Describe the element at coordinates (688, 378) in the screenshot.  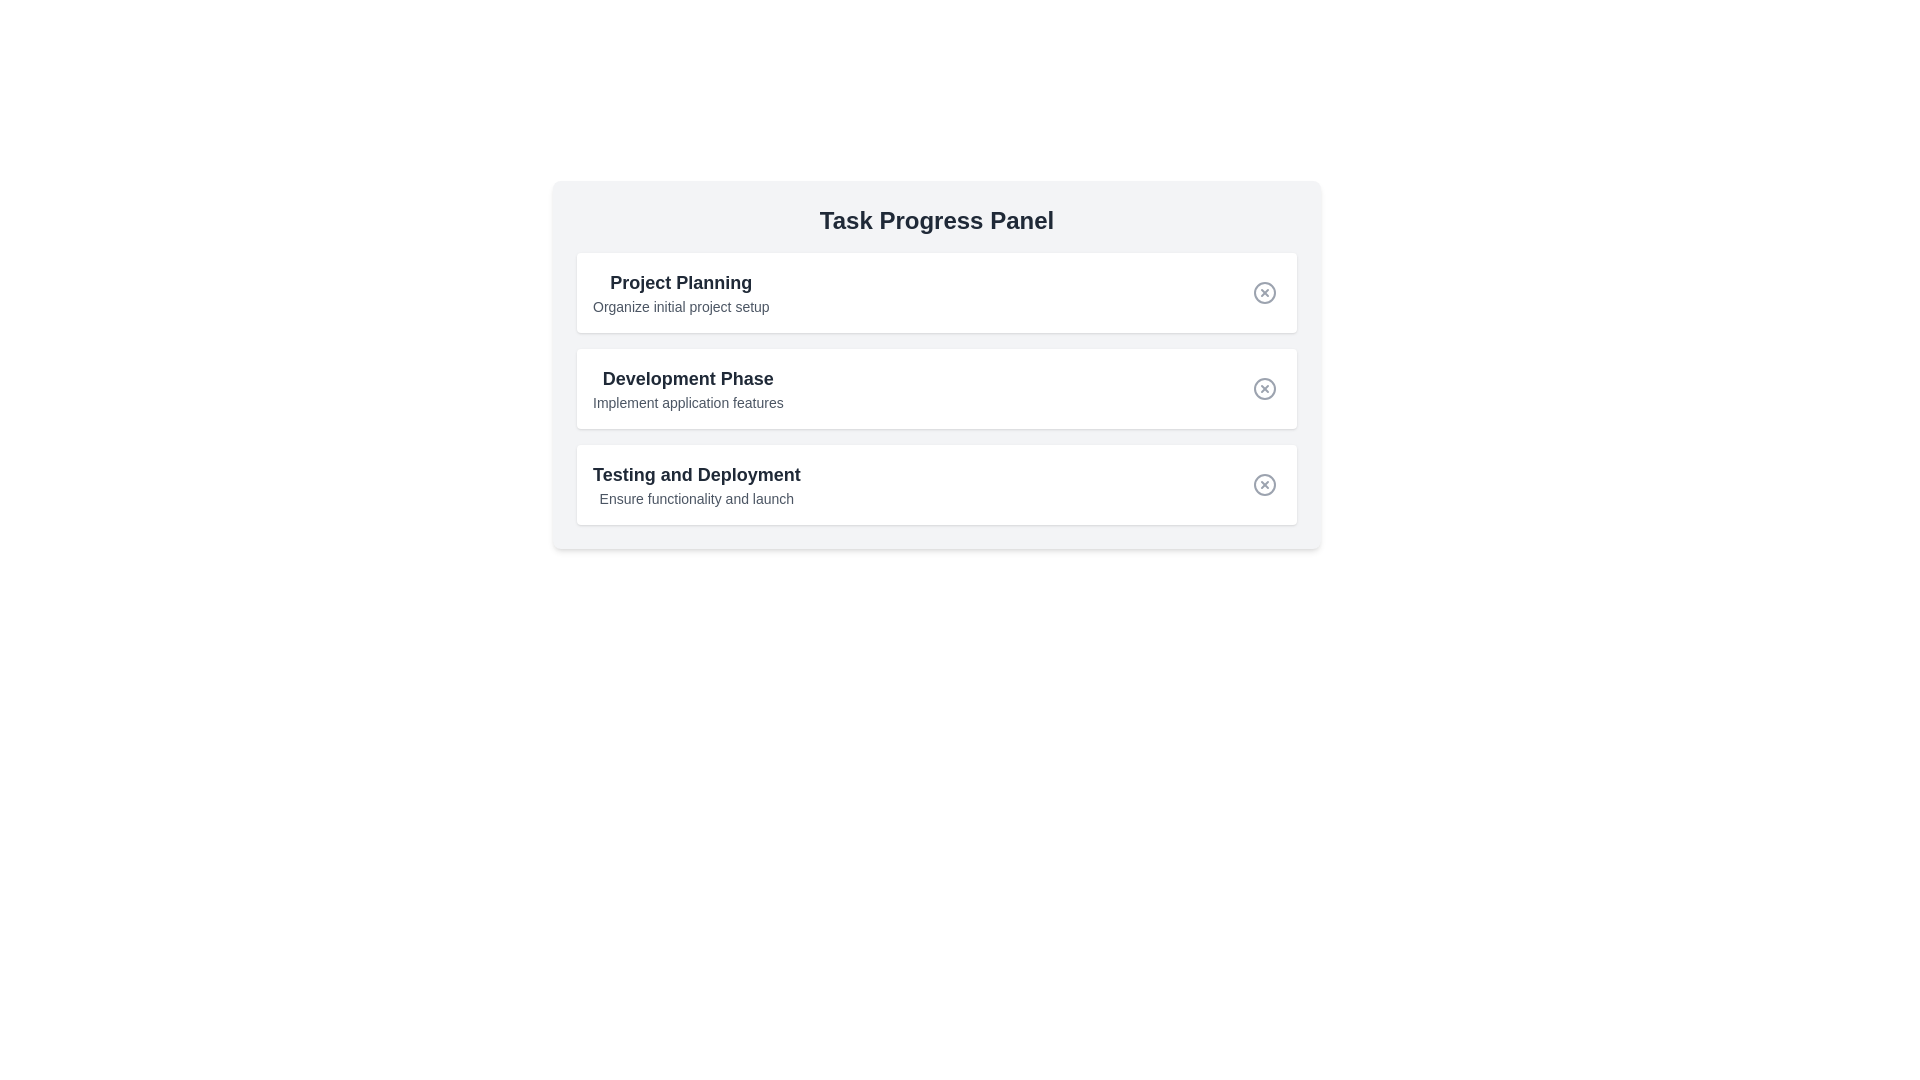
I see `the Text label that serves as the header for the second task in the Task Progress Panel, positioned between 'Project Planning' and 'Testing and Deployment'` at that location.